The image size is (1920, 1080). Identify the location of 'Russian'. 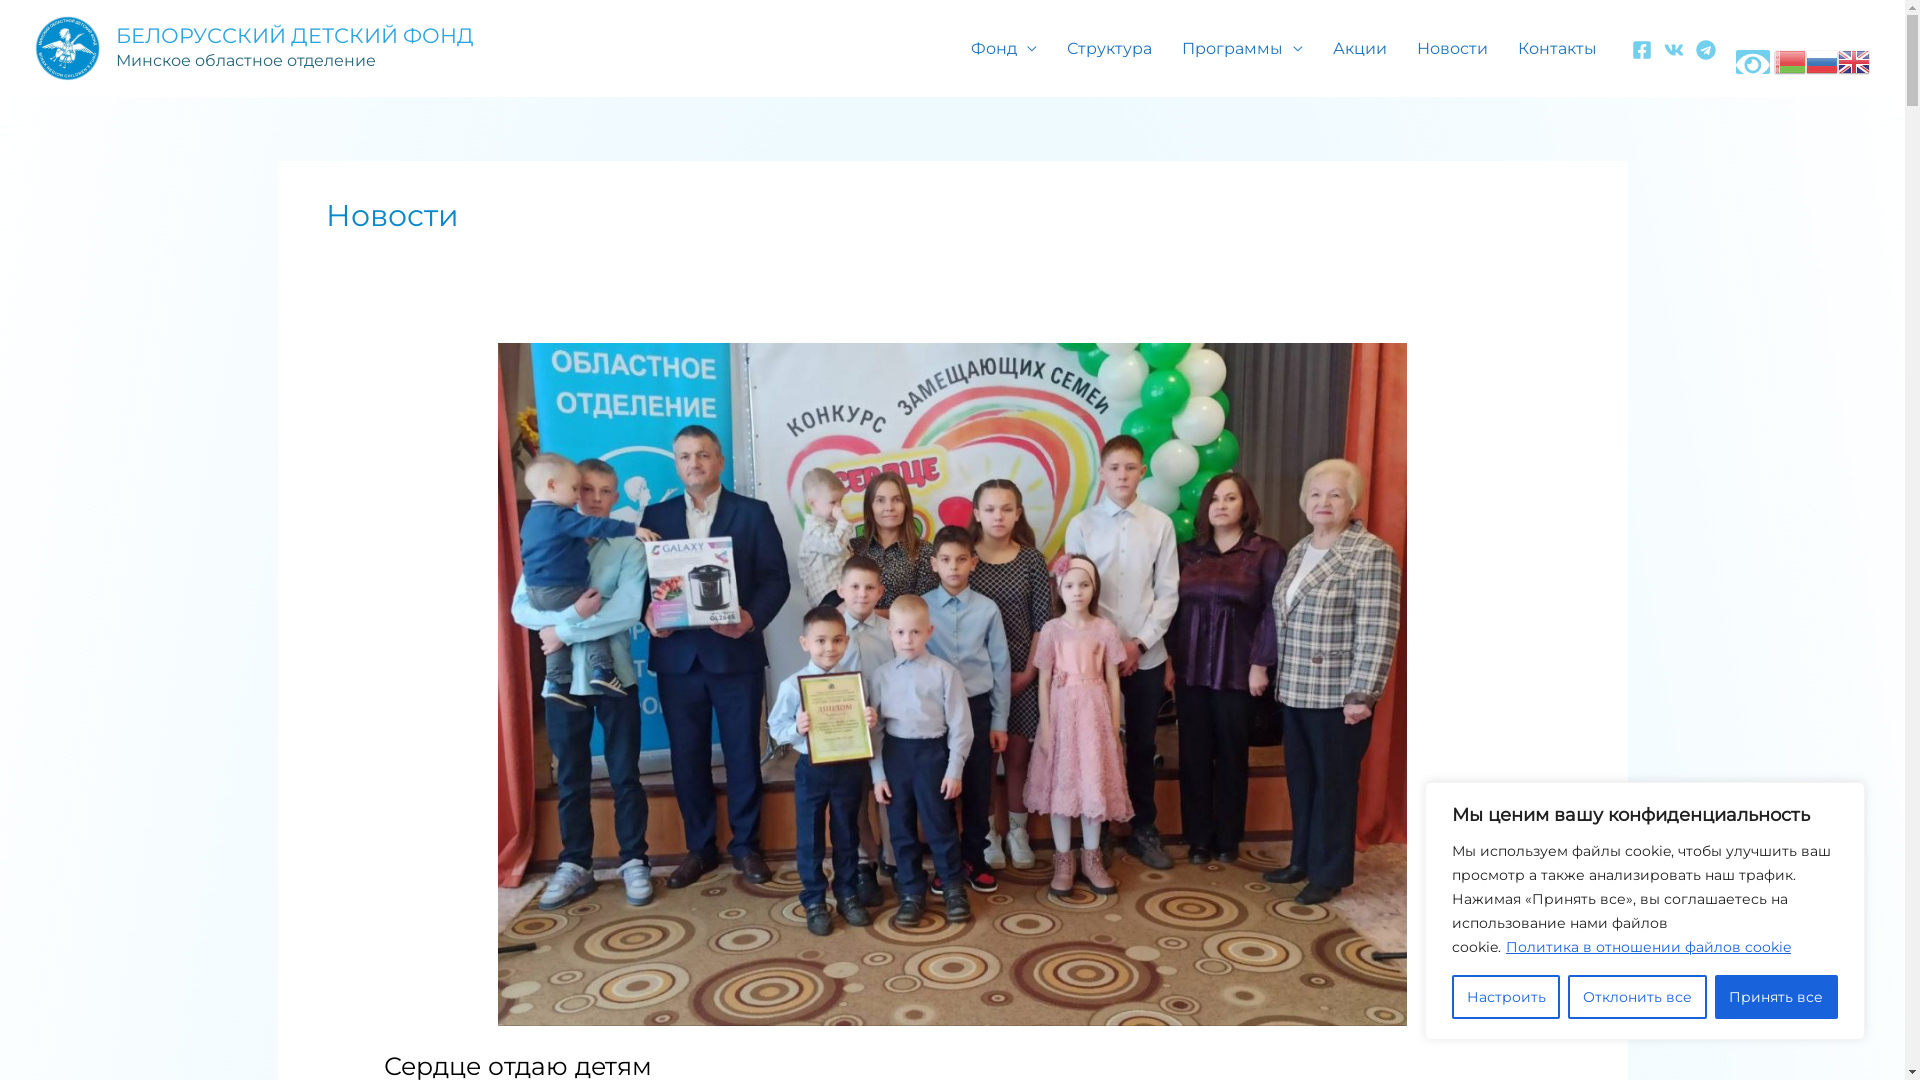
(1822, 58).